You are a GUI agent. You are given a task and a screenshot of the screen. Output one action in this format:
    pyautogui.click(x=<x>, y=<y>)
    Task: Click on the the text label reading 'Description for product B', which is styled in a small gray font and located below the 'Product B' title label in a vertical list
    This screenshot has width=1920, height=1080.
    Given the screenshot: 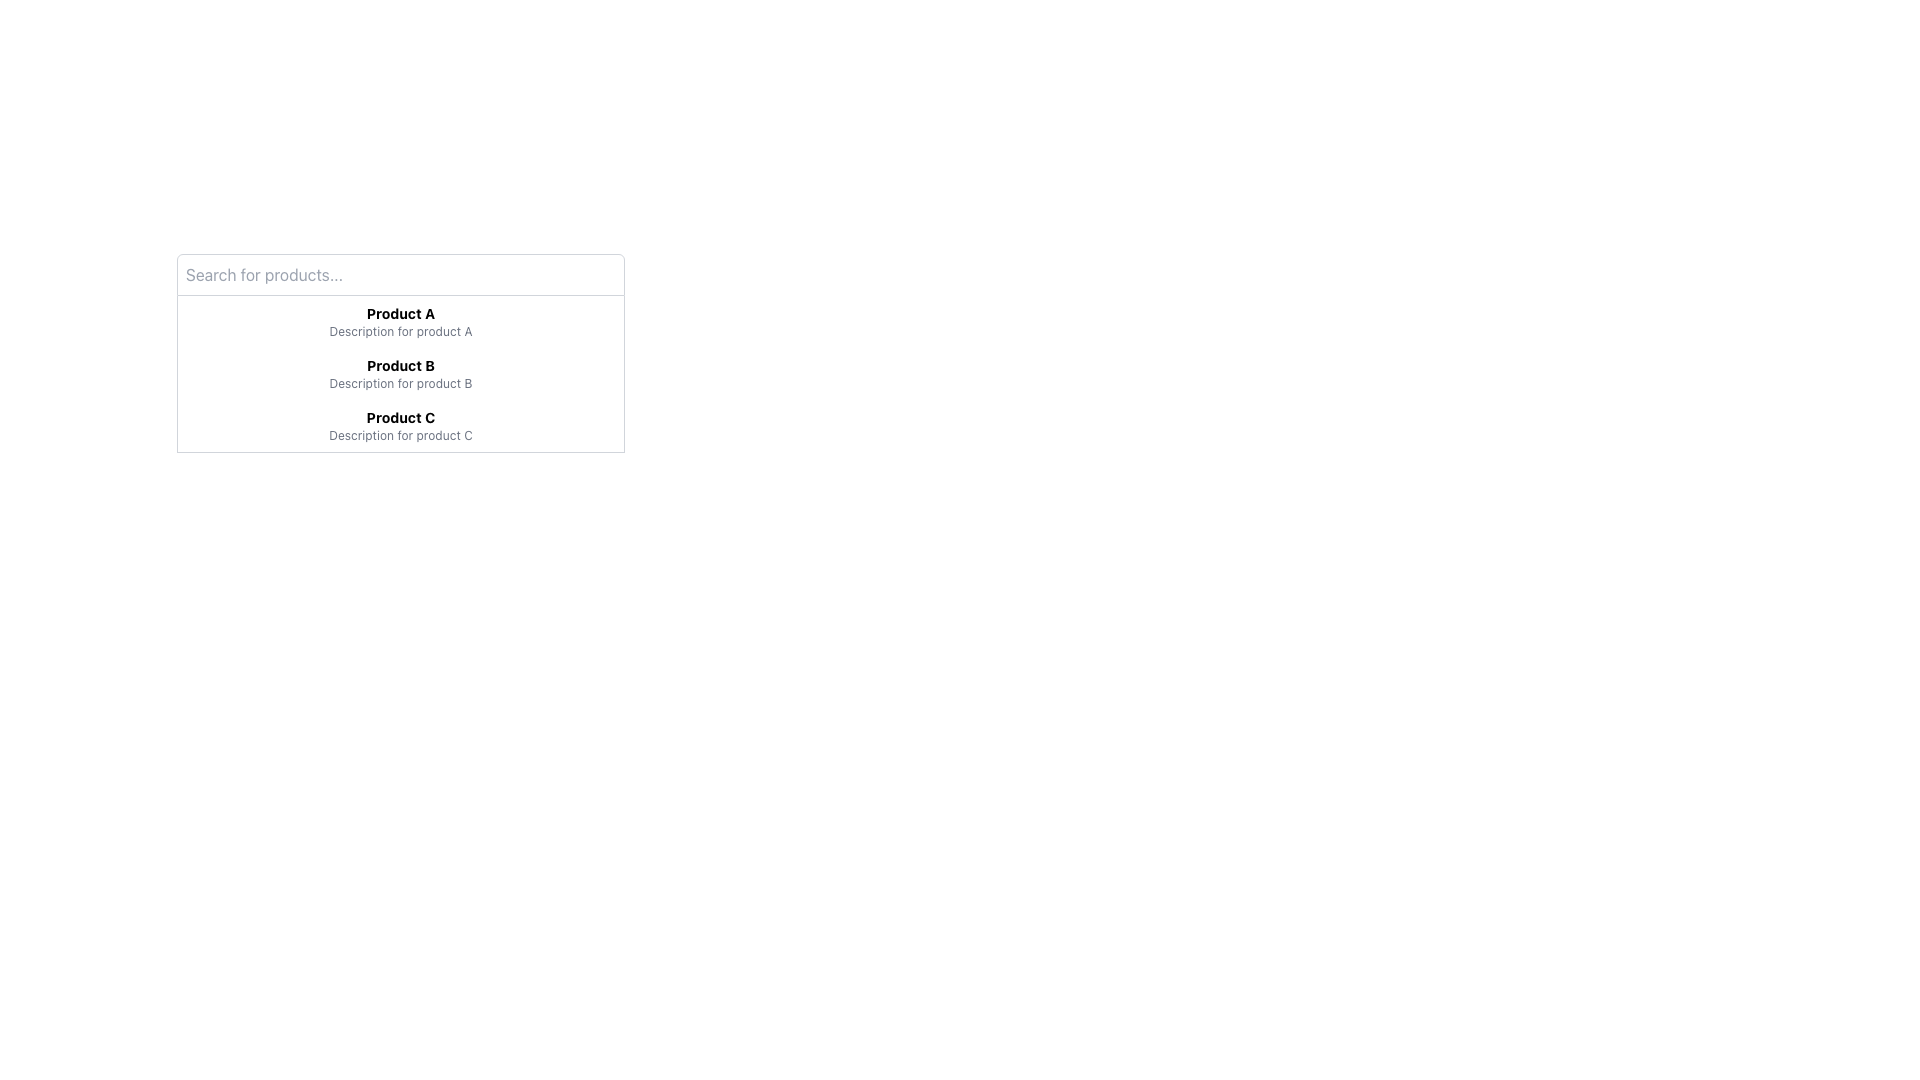 What is the action you would take?
    pyautogui.click(x=400, y=384)
    